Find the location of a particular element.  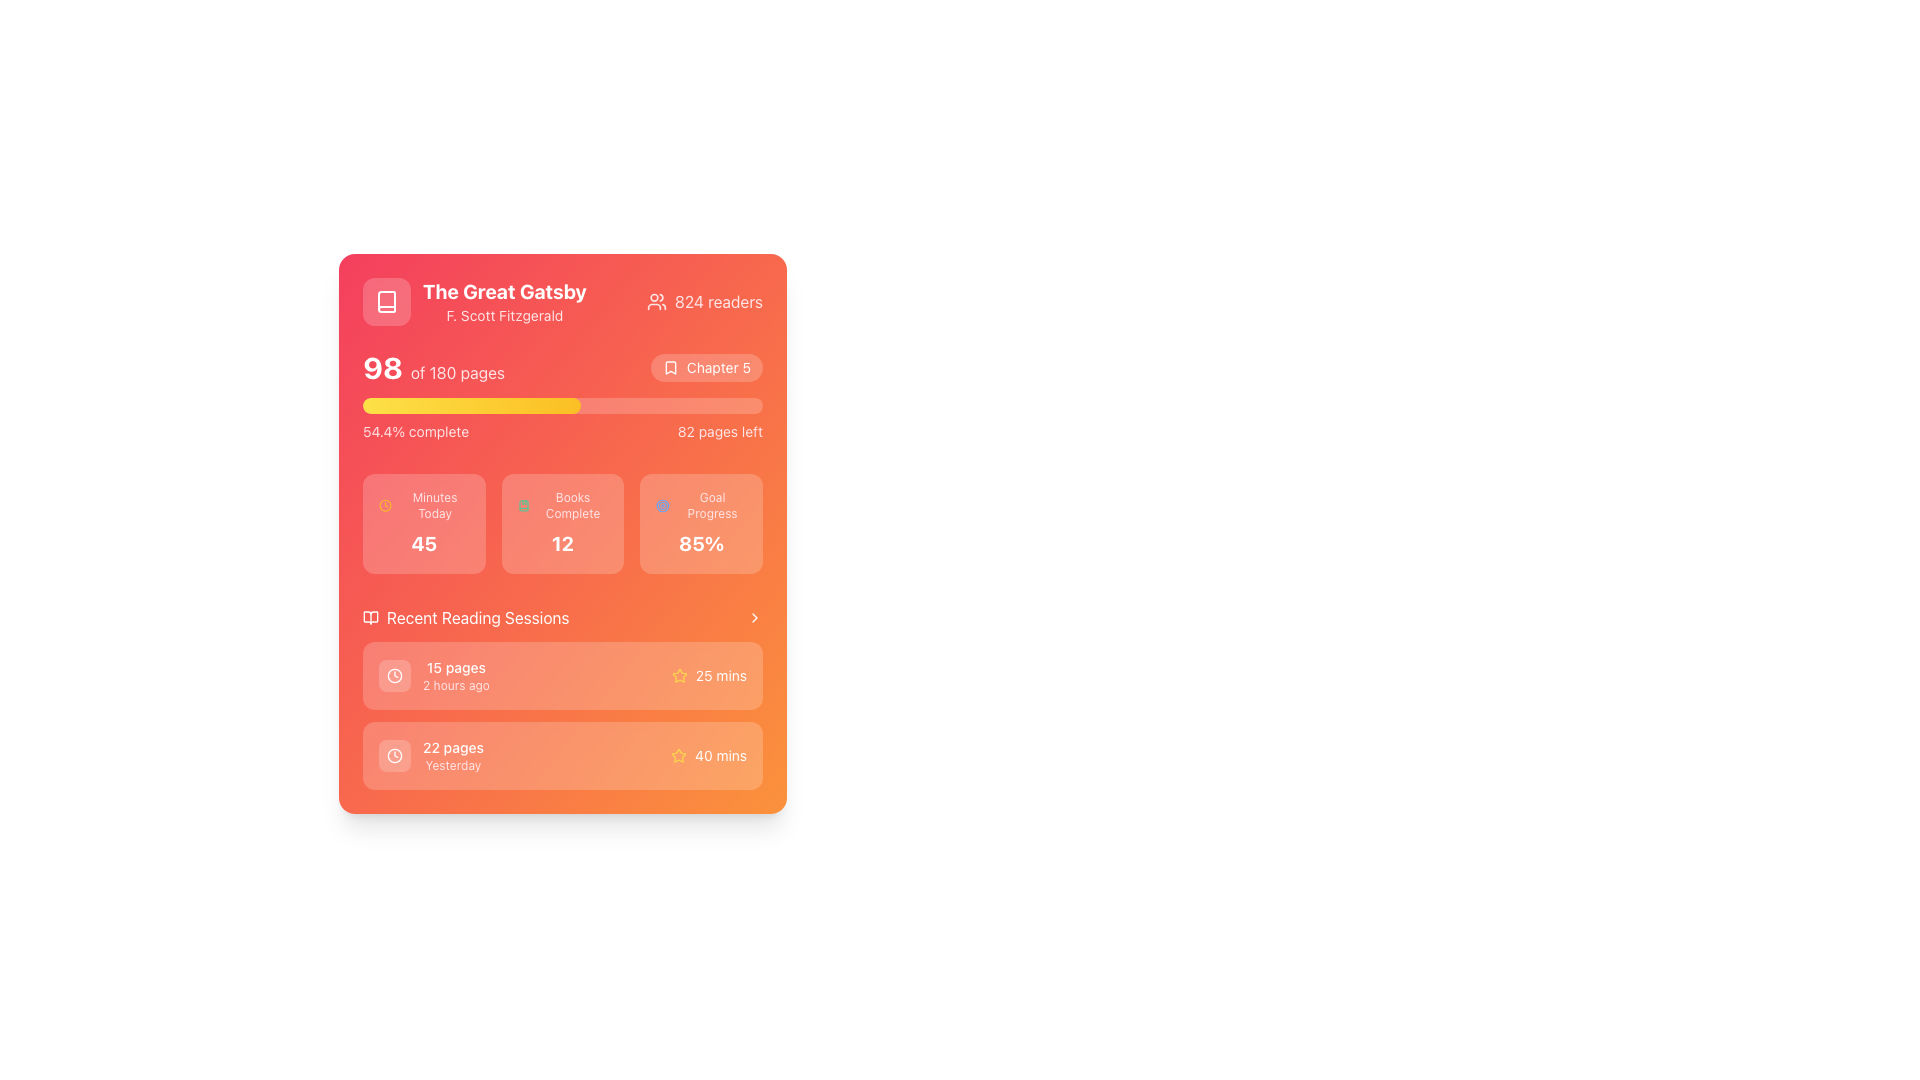

the text label that provides supplementary information about the duration of a recent reading session, located in the bottom-left region of the 'Recent Reading Sessions' card, aligned with a star icon to its left is located at coordinates (720, 675).